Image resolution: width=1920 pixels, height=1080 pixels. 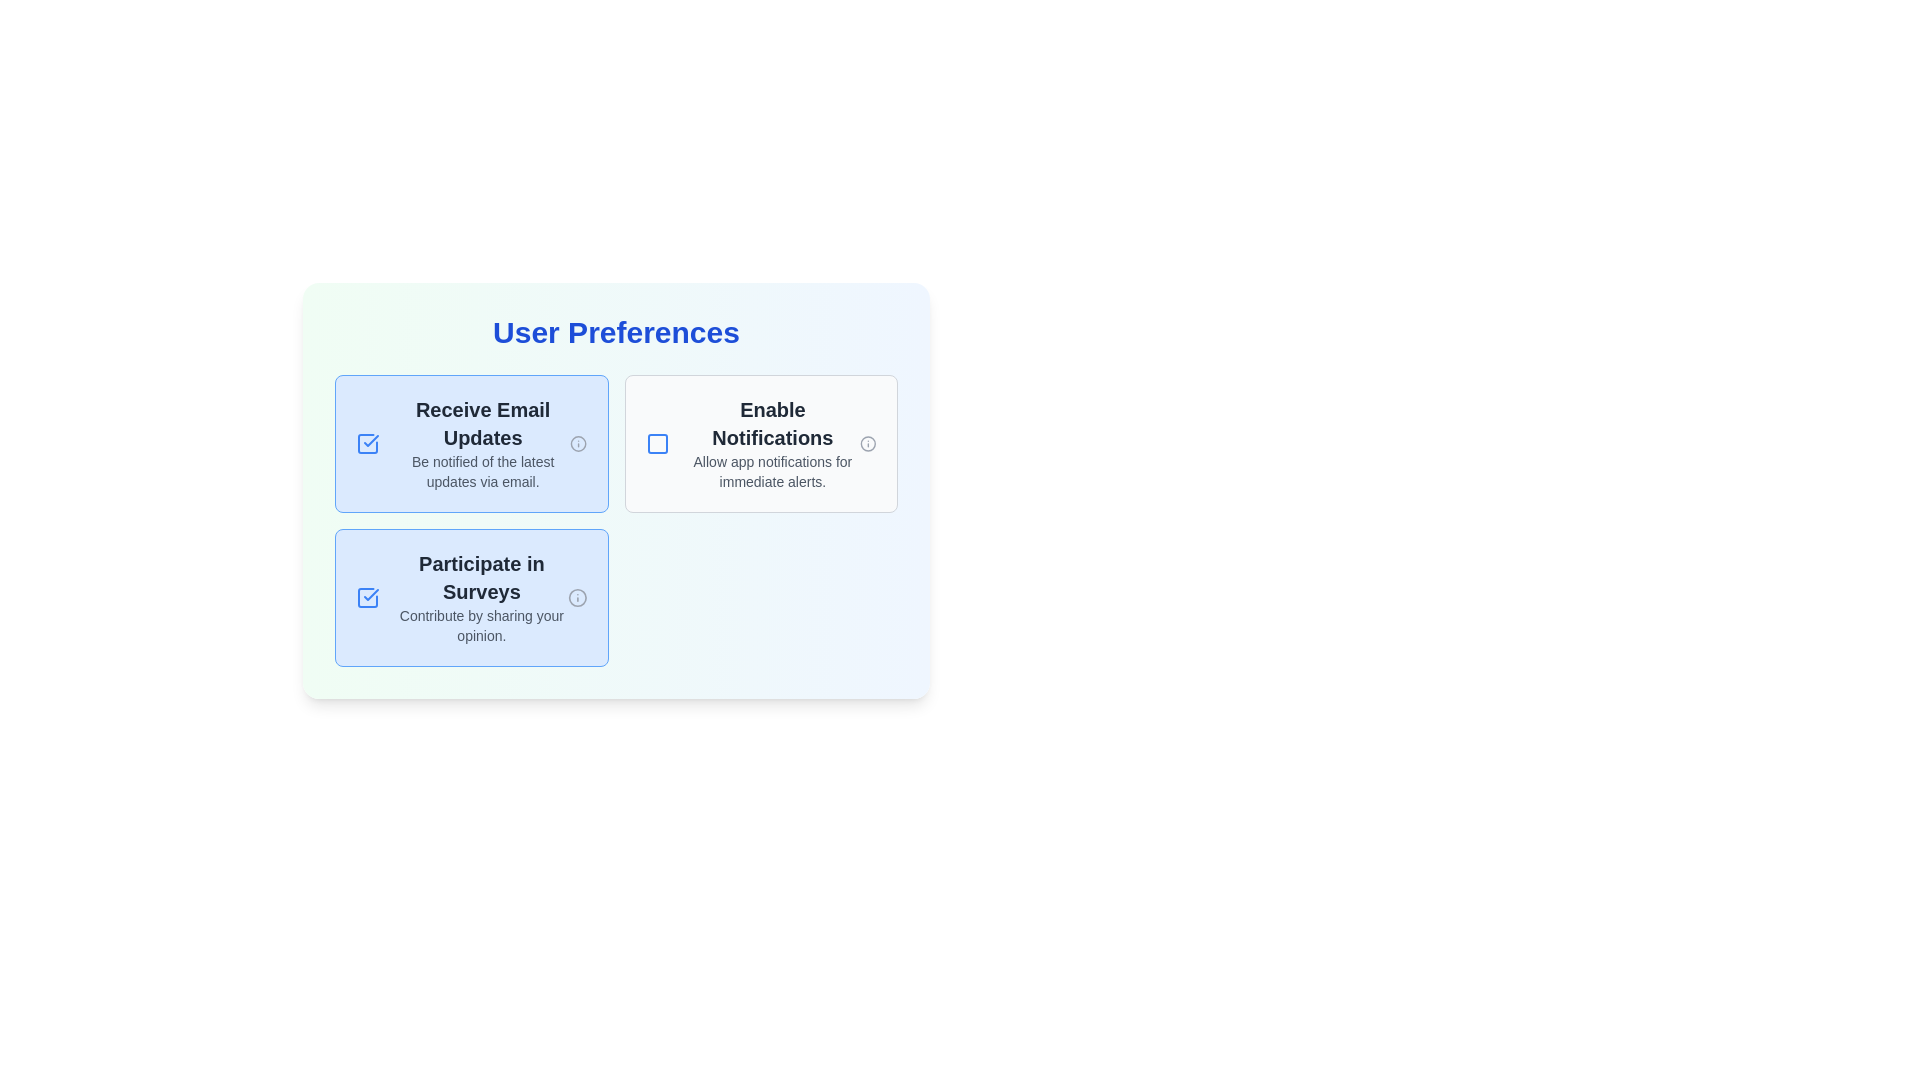 What do you see at coordinates (751, 442) in the screenshot?
I see `the 'Enable Notifications' checkbox and its description` at bounding box center [751, 442].